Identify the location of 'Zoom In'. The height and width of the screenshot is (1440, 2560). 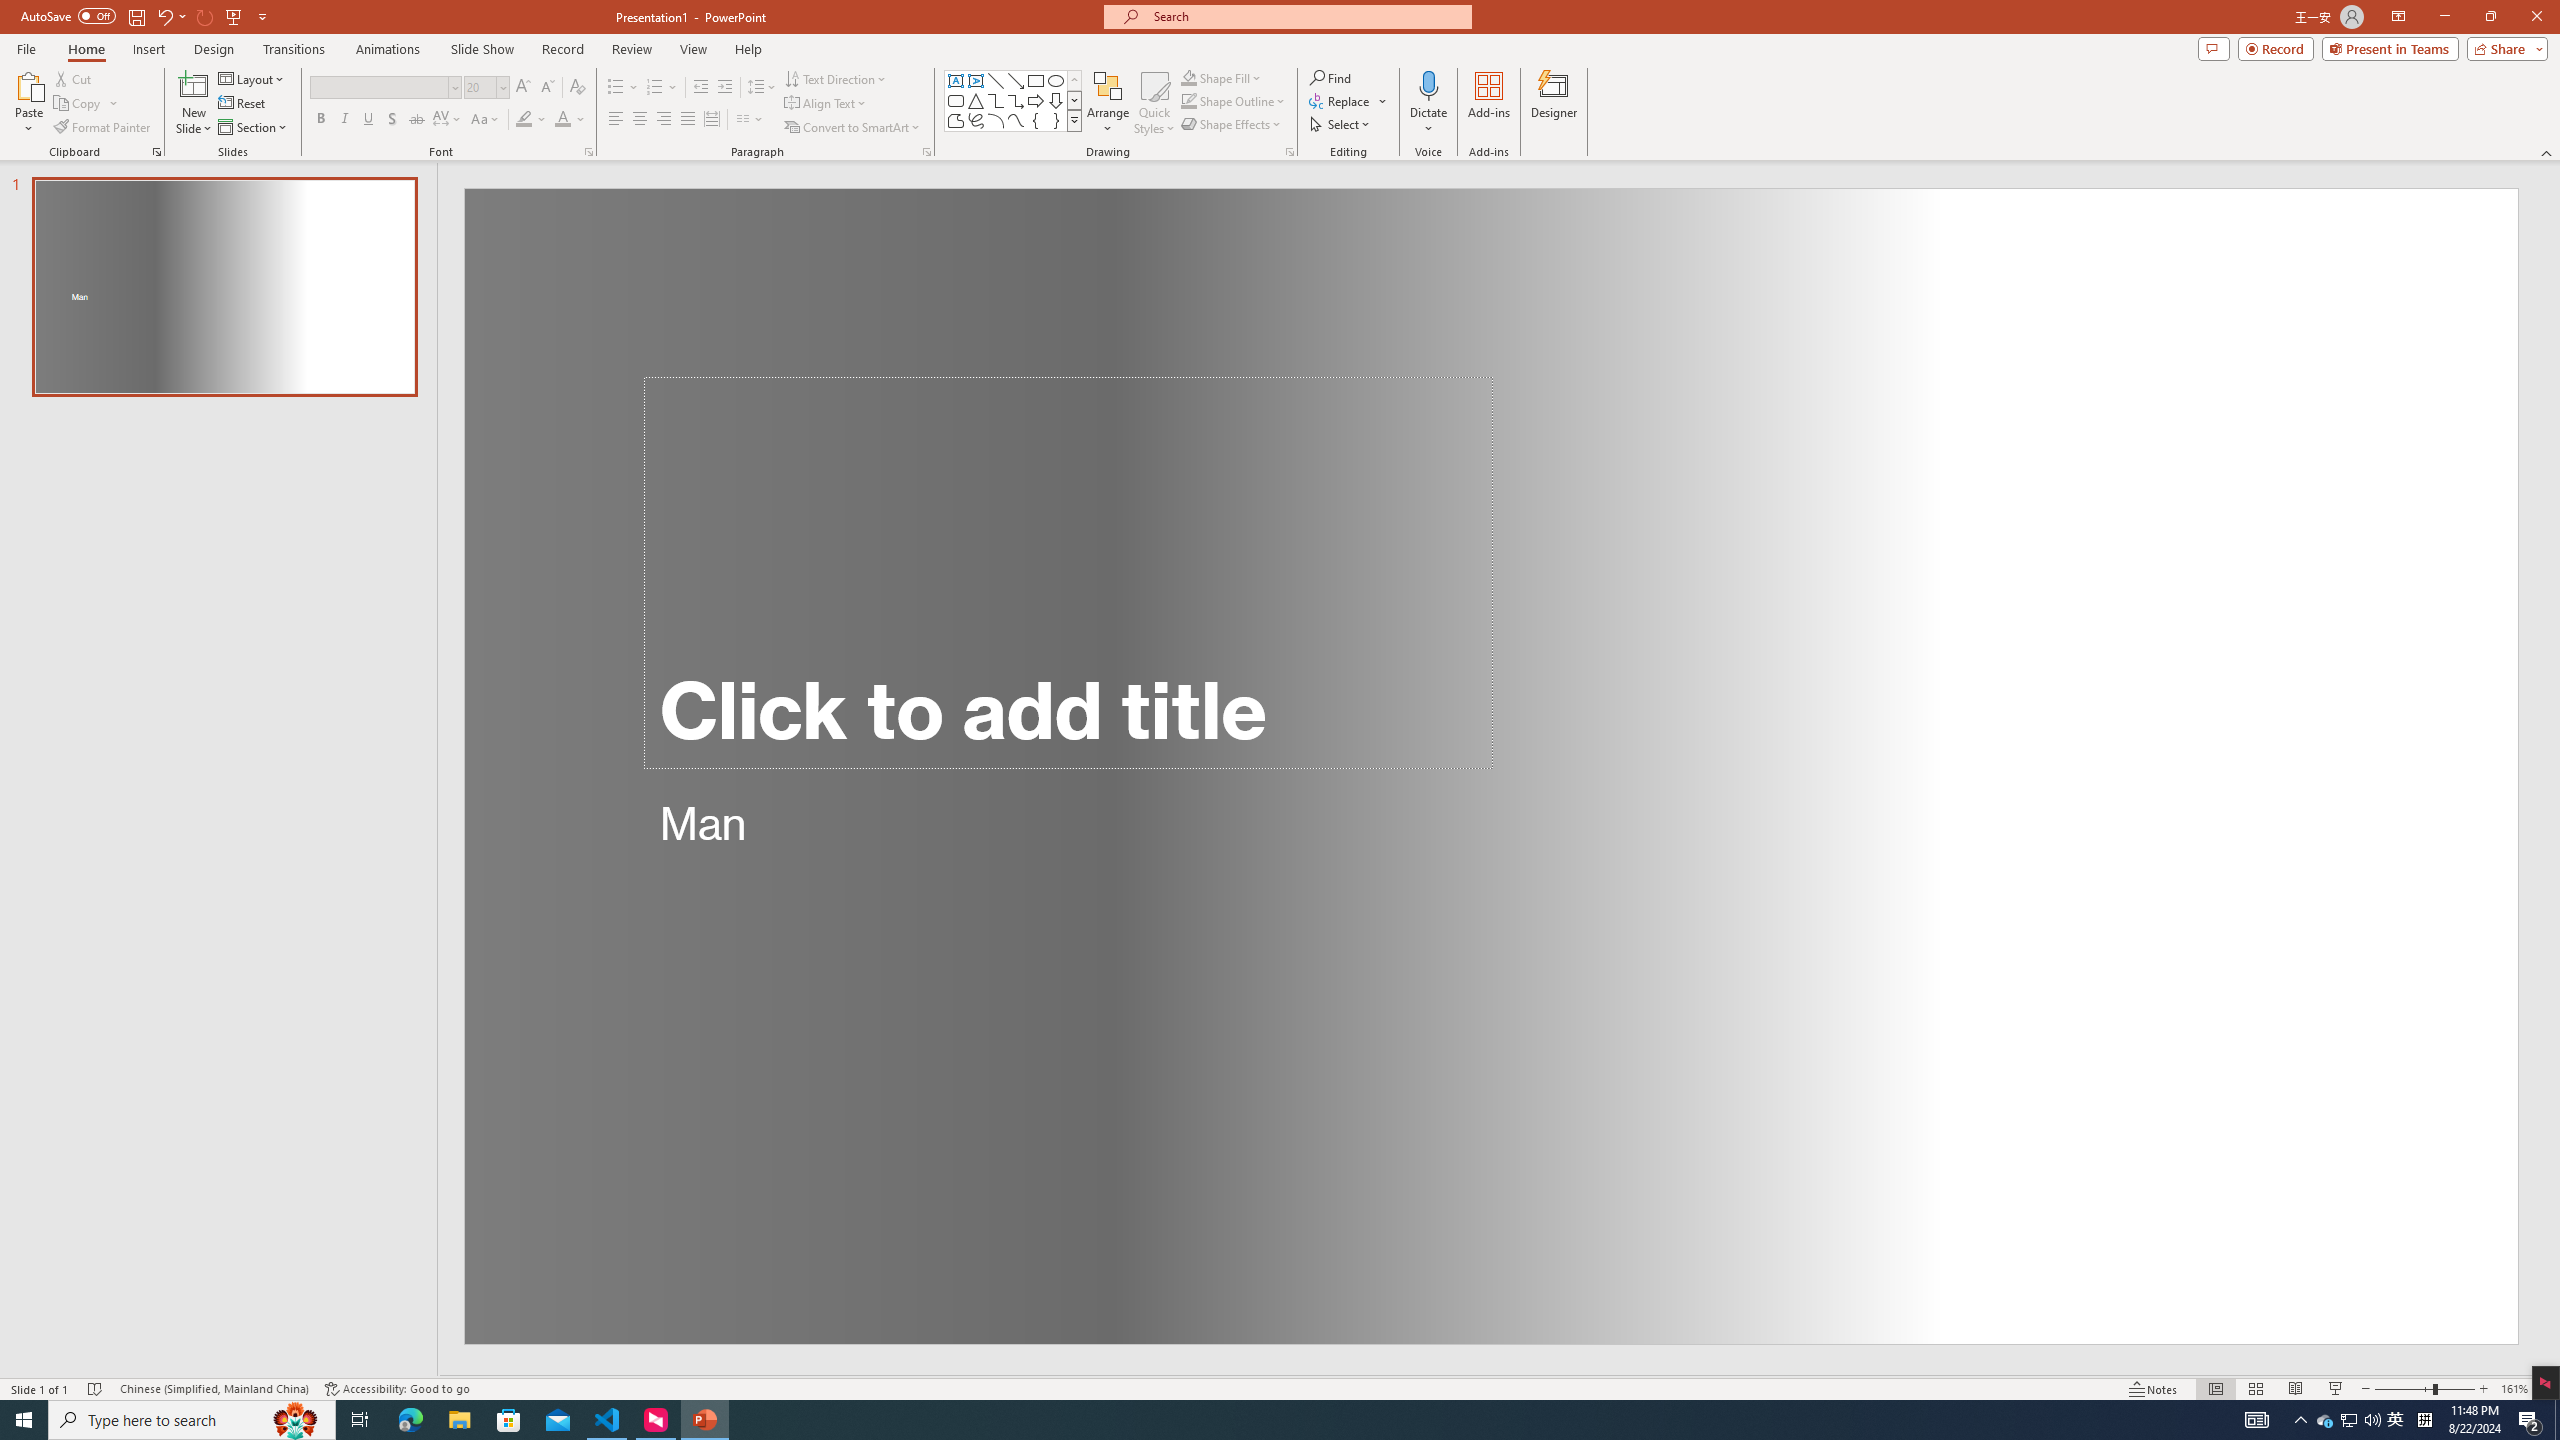
(2483, 1389).